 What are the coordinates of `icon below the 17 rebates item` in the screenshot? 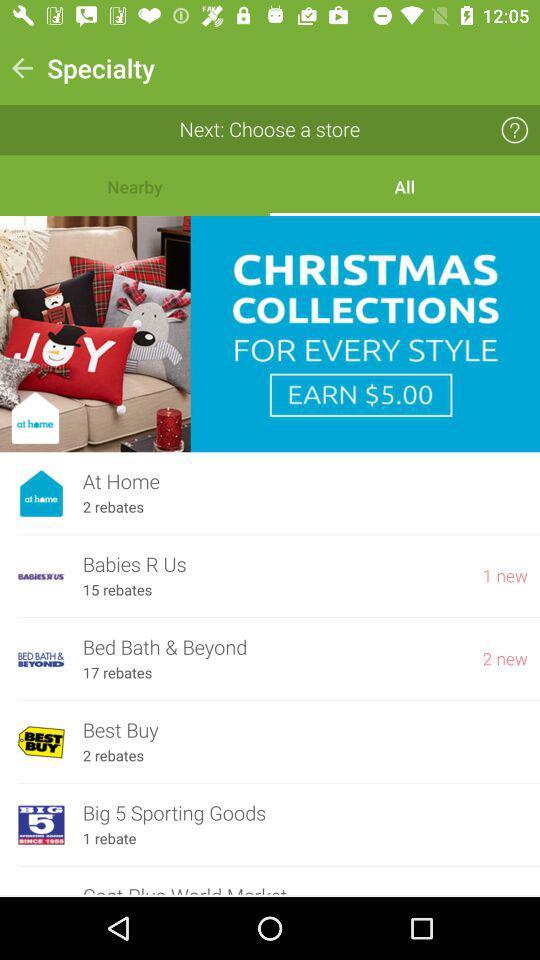 It's located at (305, 729).